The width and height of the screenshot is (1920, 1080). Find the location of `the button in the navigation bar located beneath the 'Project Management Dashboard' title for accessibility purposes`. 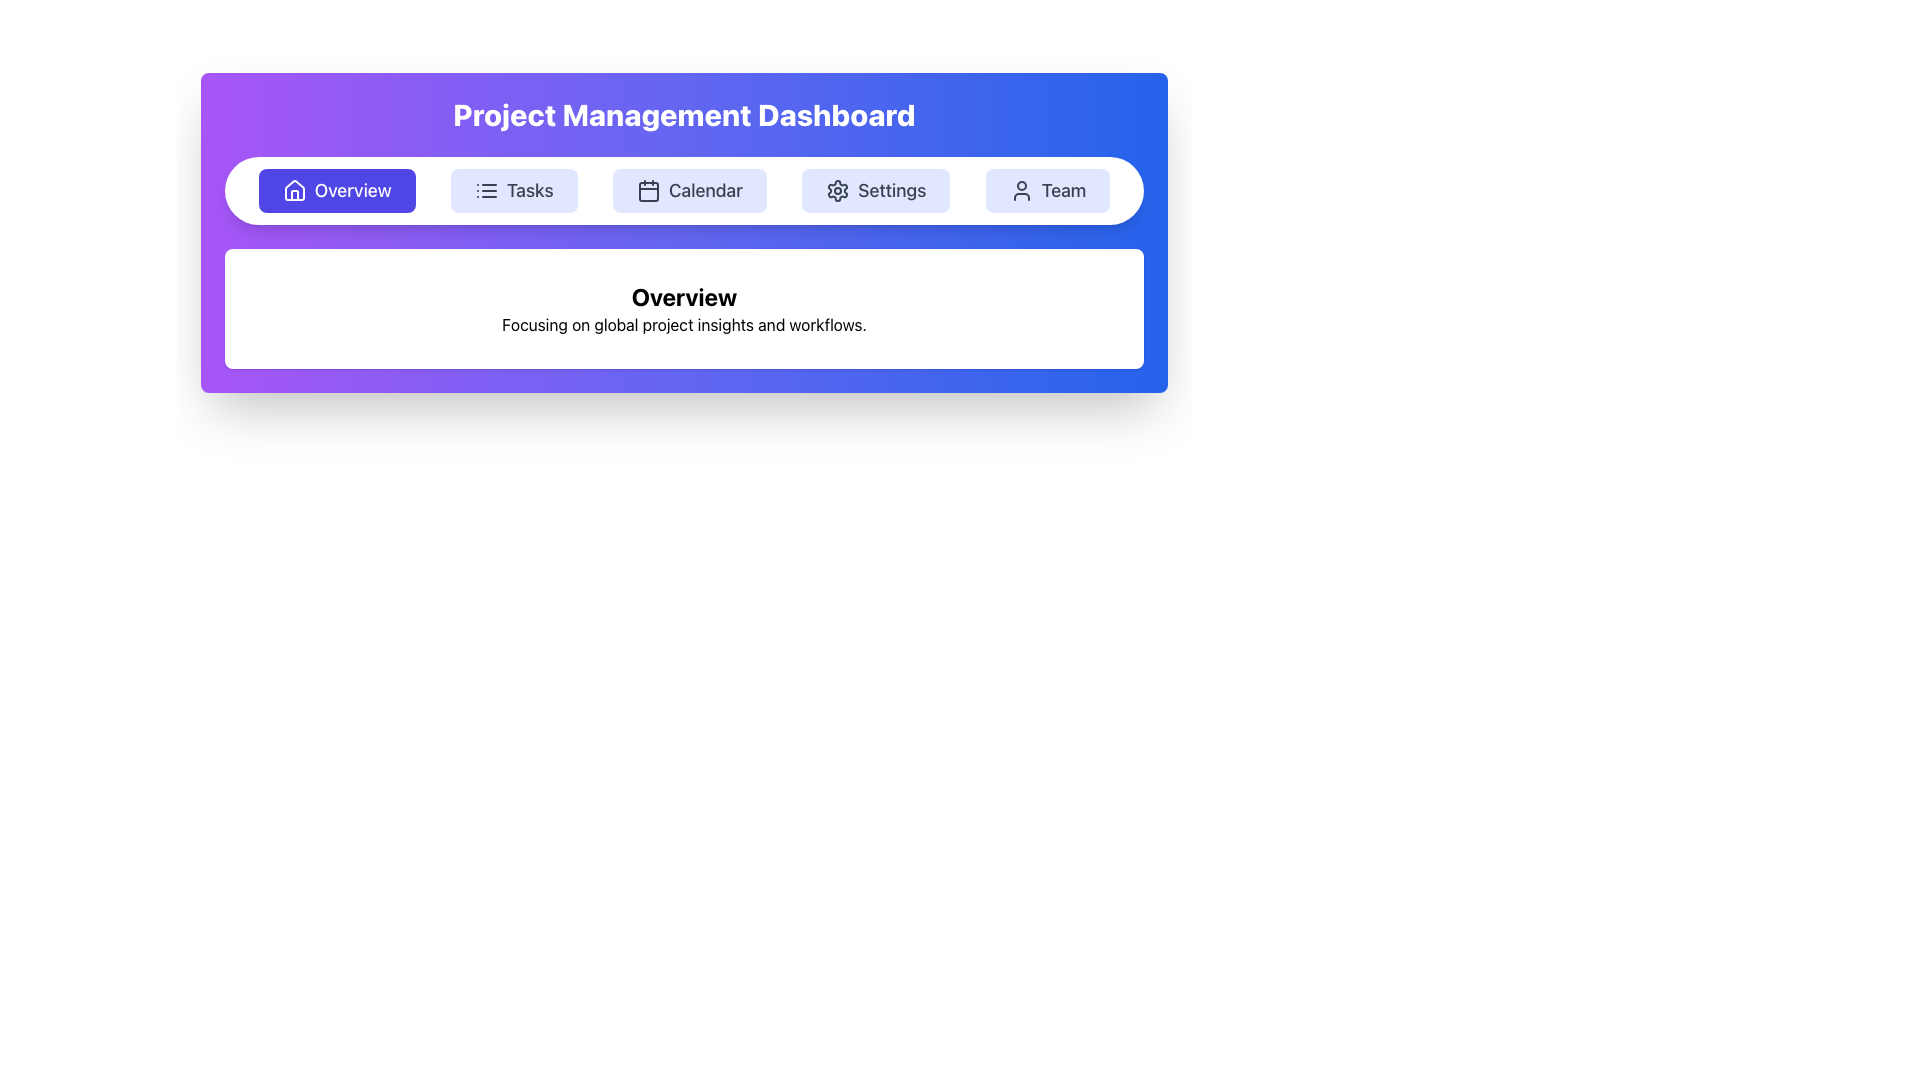

the button in the navigation bar located beneath the 'Project Management Dashboard' title for accessibility purposes is located at coordinates (684, 191).